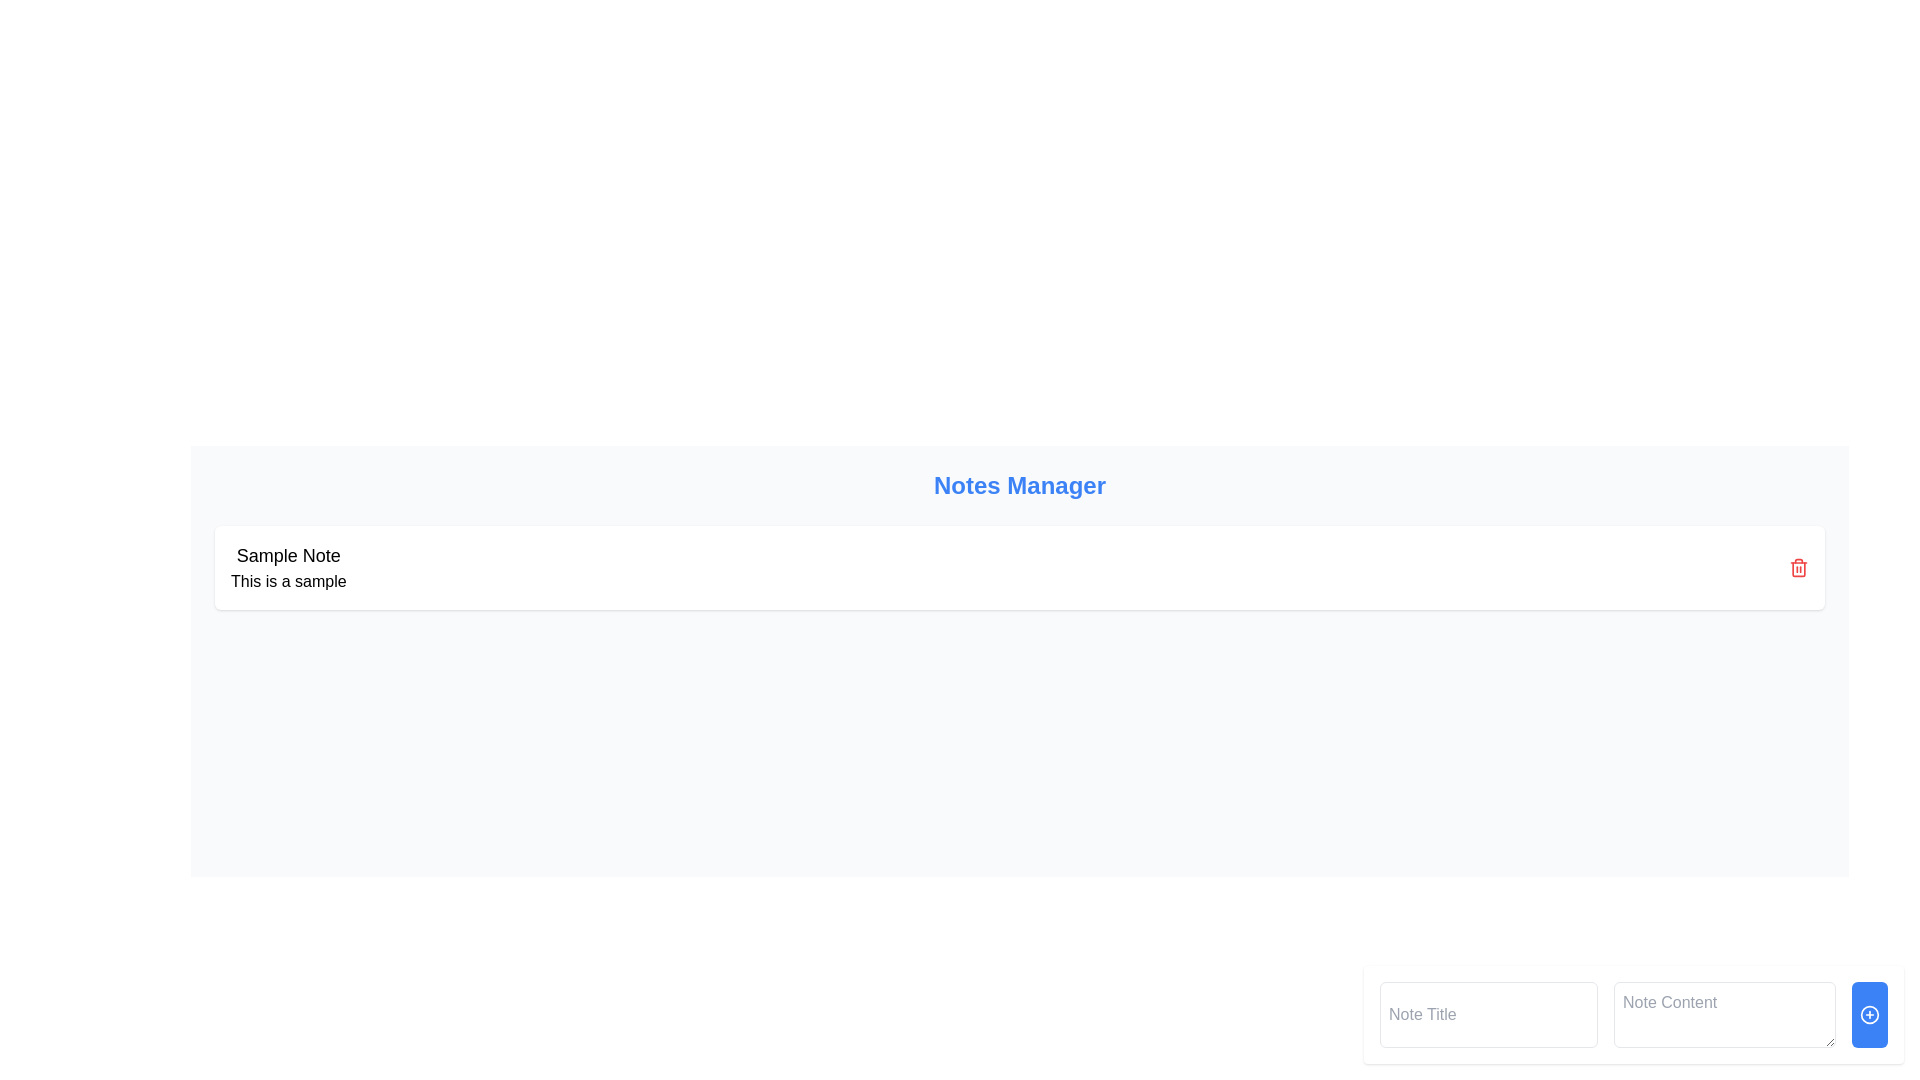 The image size is (1920, 1080). Describe the element at coordinates (1799, 567) in the screenshot. I see `the icon button located at the top-right corner of the note entry bar` at that location.